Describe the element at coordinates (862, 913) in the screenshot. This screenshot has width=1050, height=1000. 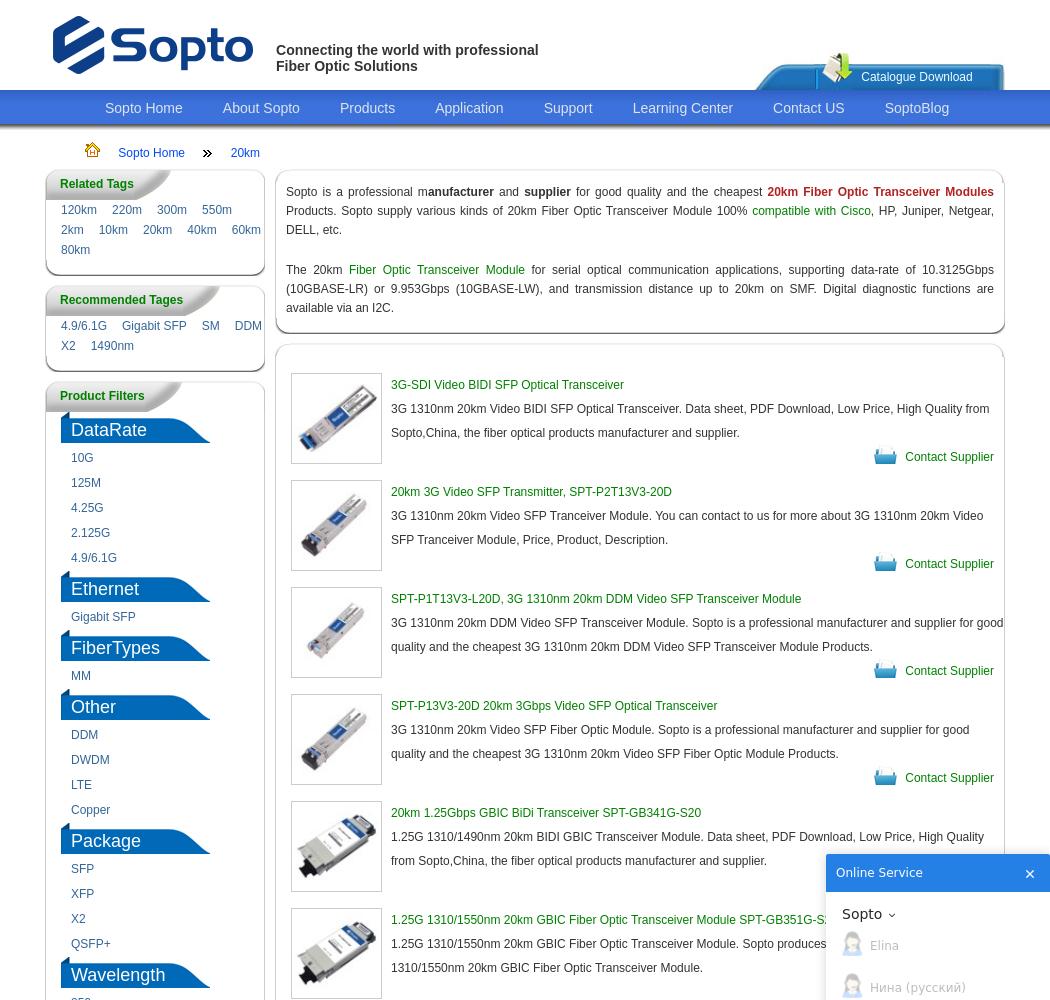
I see `'Sopto'` at that location.